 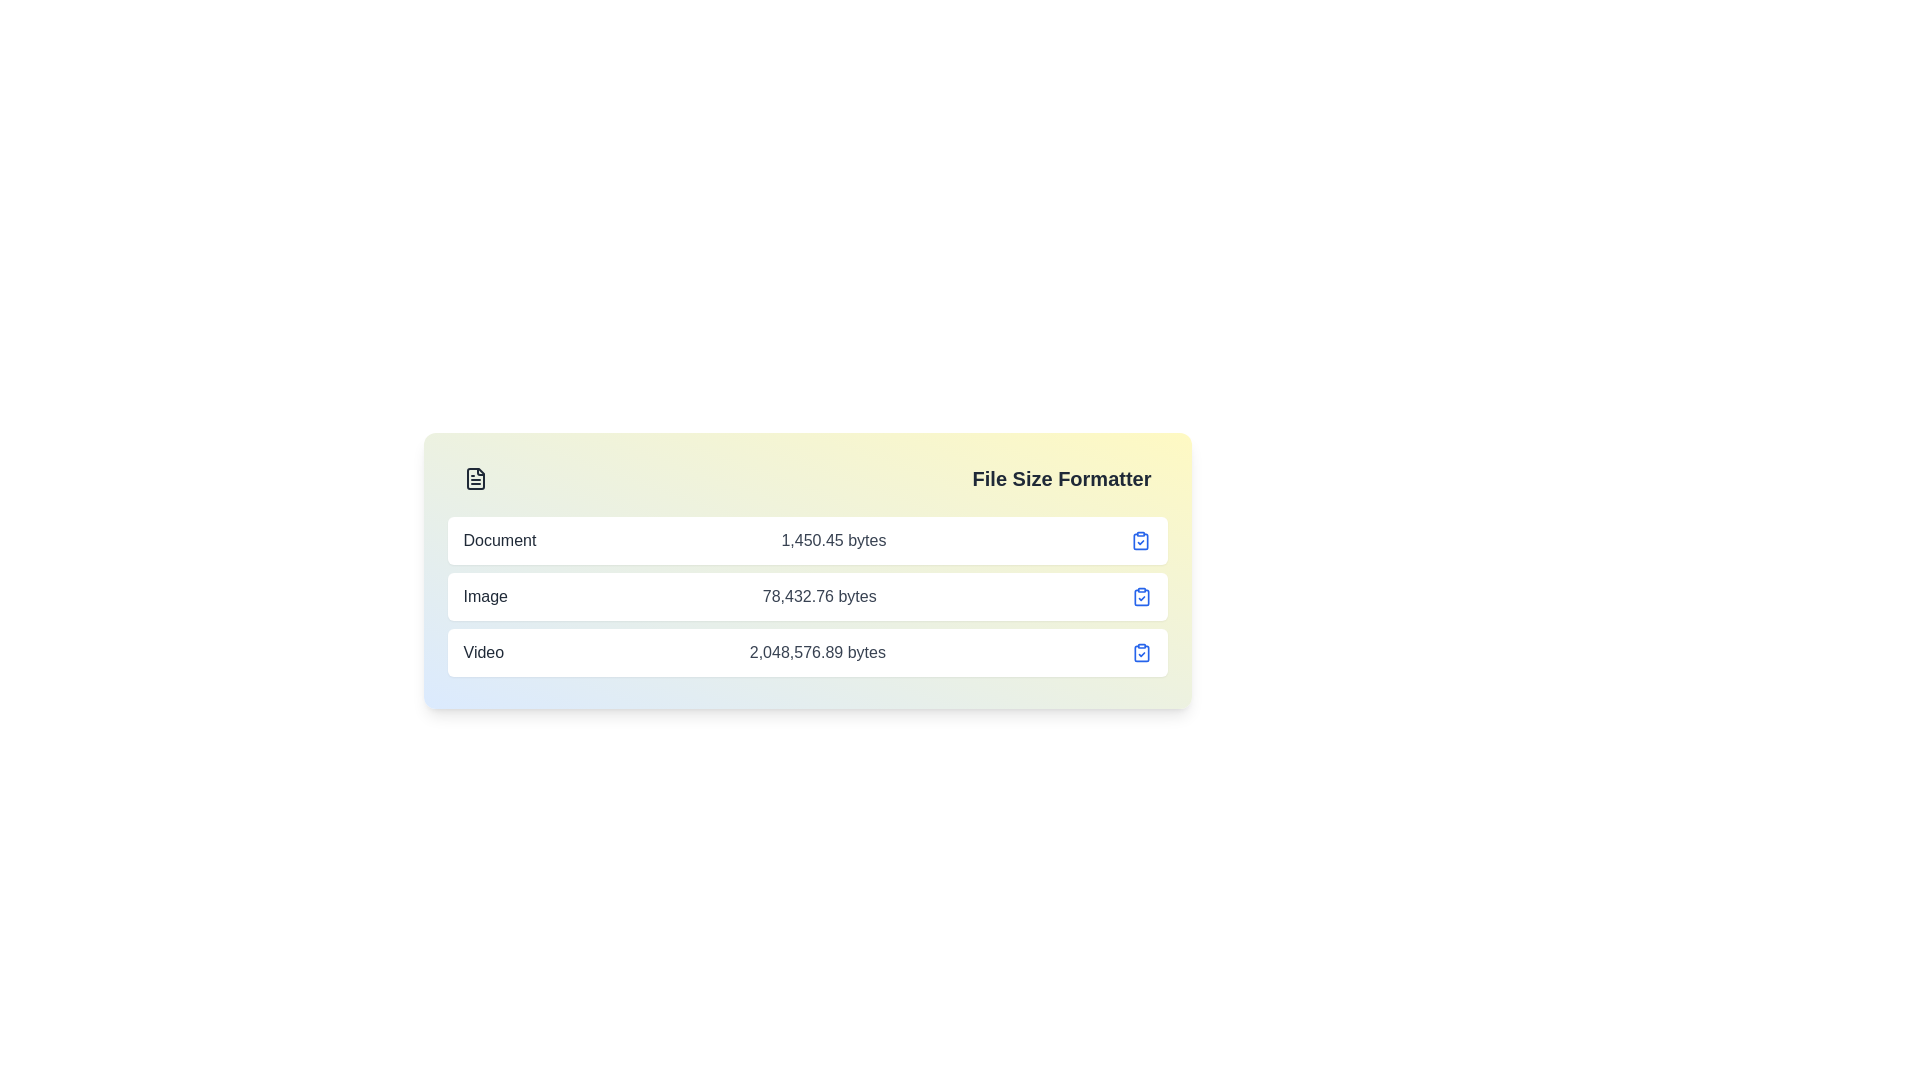 What do you see at coordinates (1141, 596) in the screenshot?
I see `clipboard icon located in the top-left corner of the interface, which is the middle component of a group of three sub-elements` at bounding box center [1141, 596].